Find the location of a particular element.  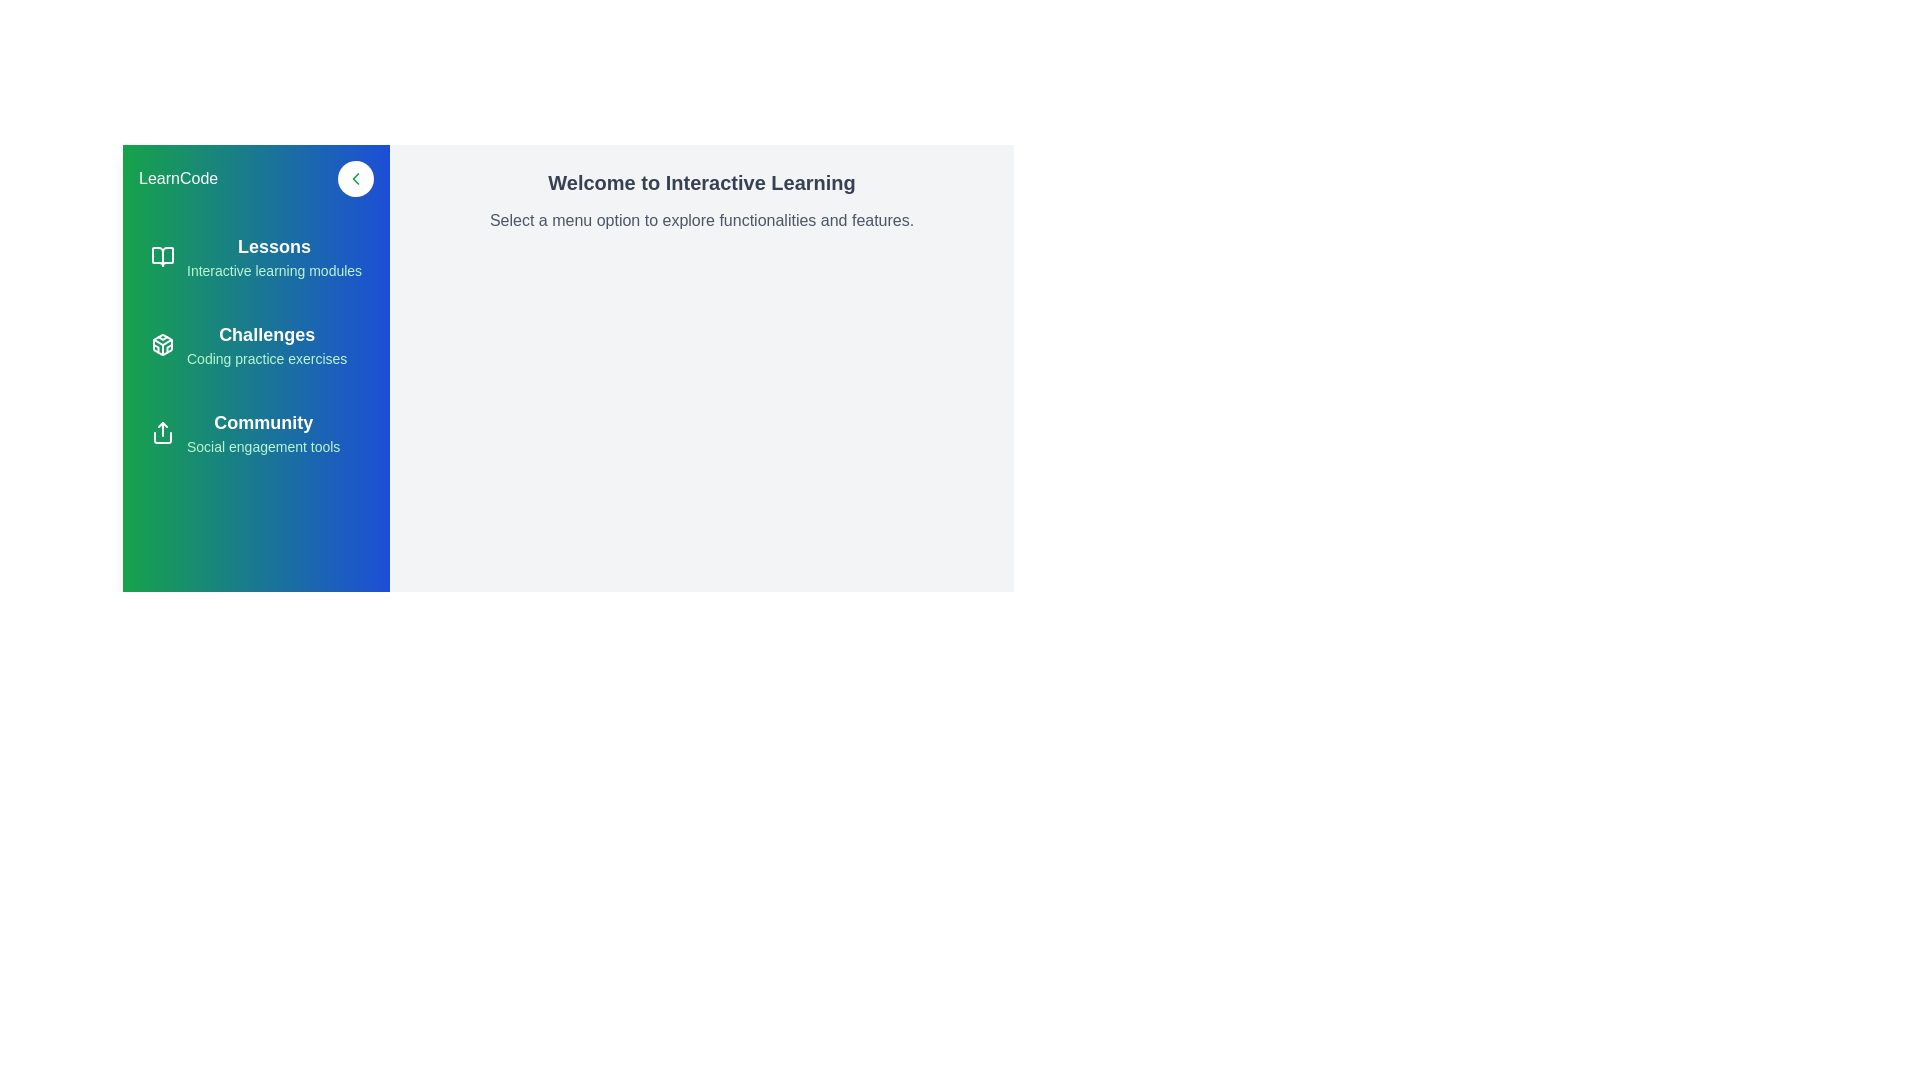

the section corresponding to Lessons is located at coordinates (255, 256).